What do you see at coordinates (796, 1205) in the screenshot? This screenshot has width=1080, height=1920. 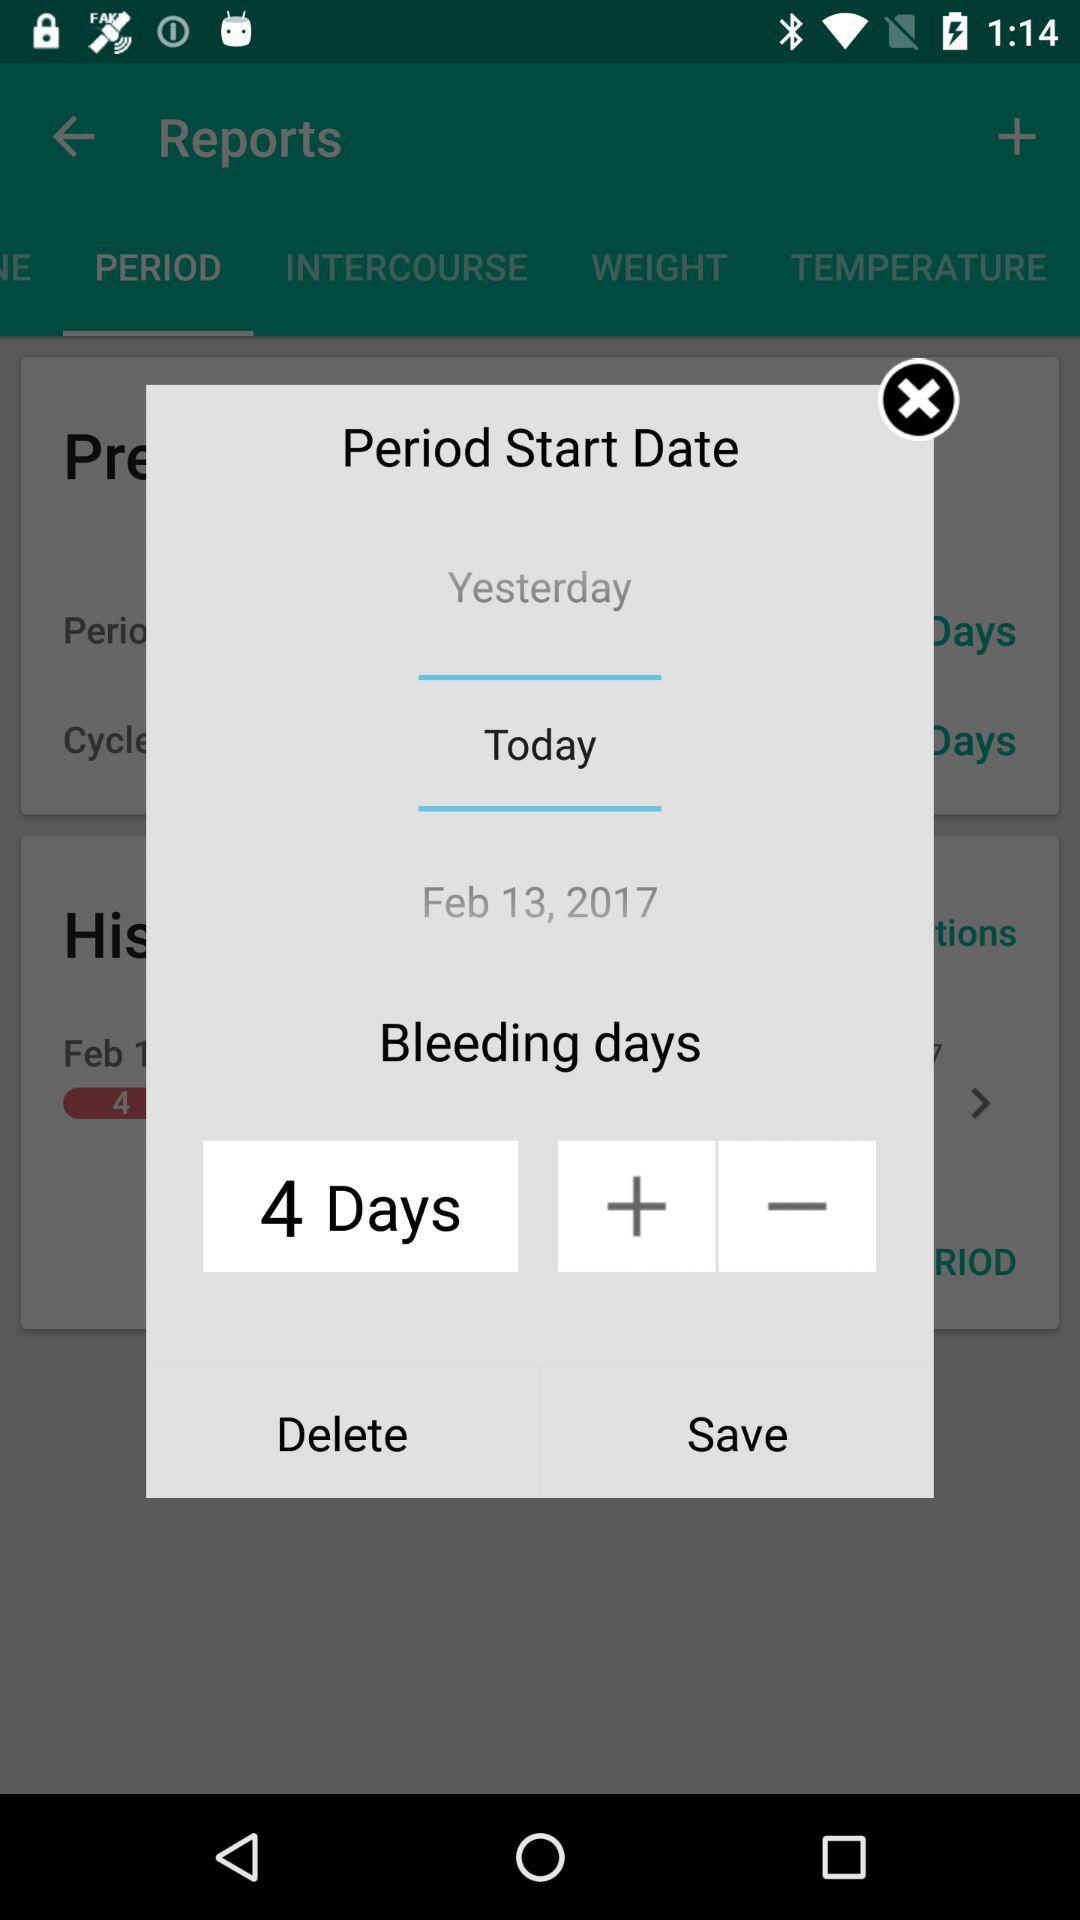 I see `less the option` at bounding box center [796, 1205].